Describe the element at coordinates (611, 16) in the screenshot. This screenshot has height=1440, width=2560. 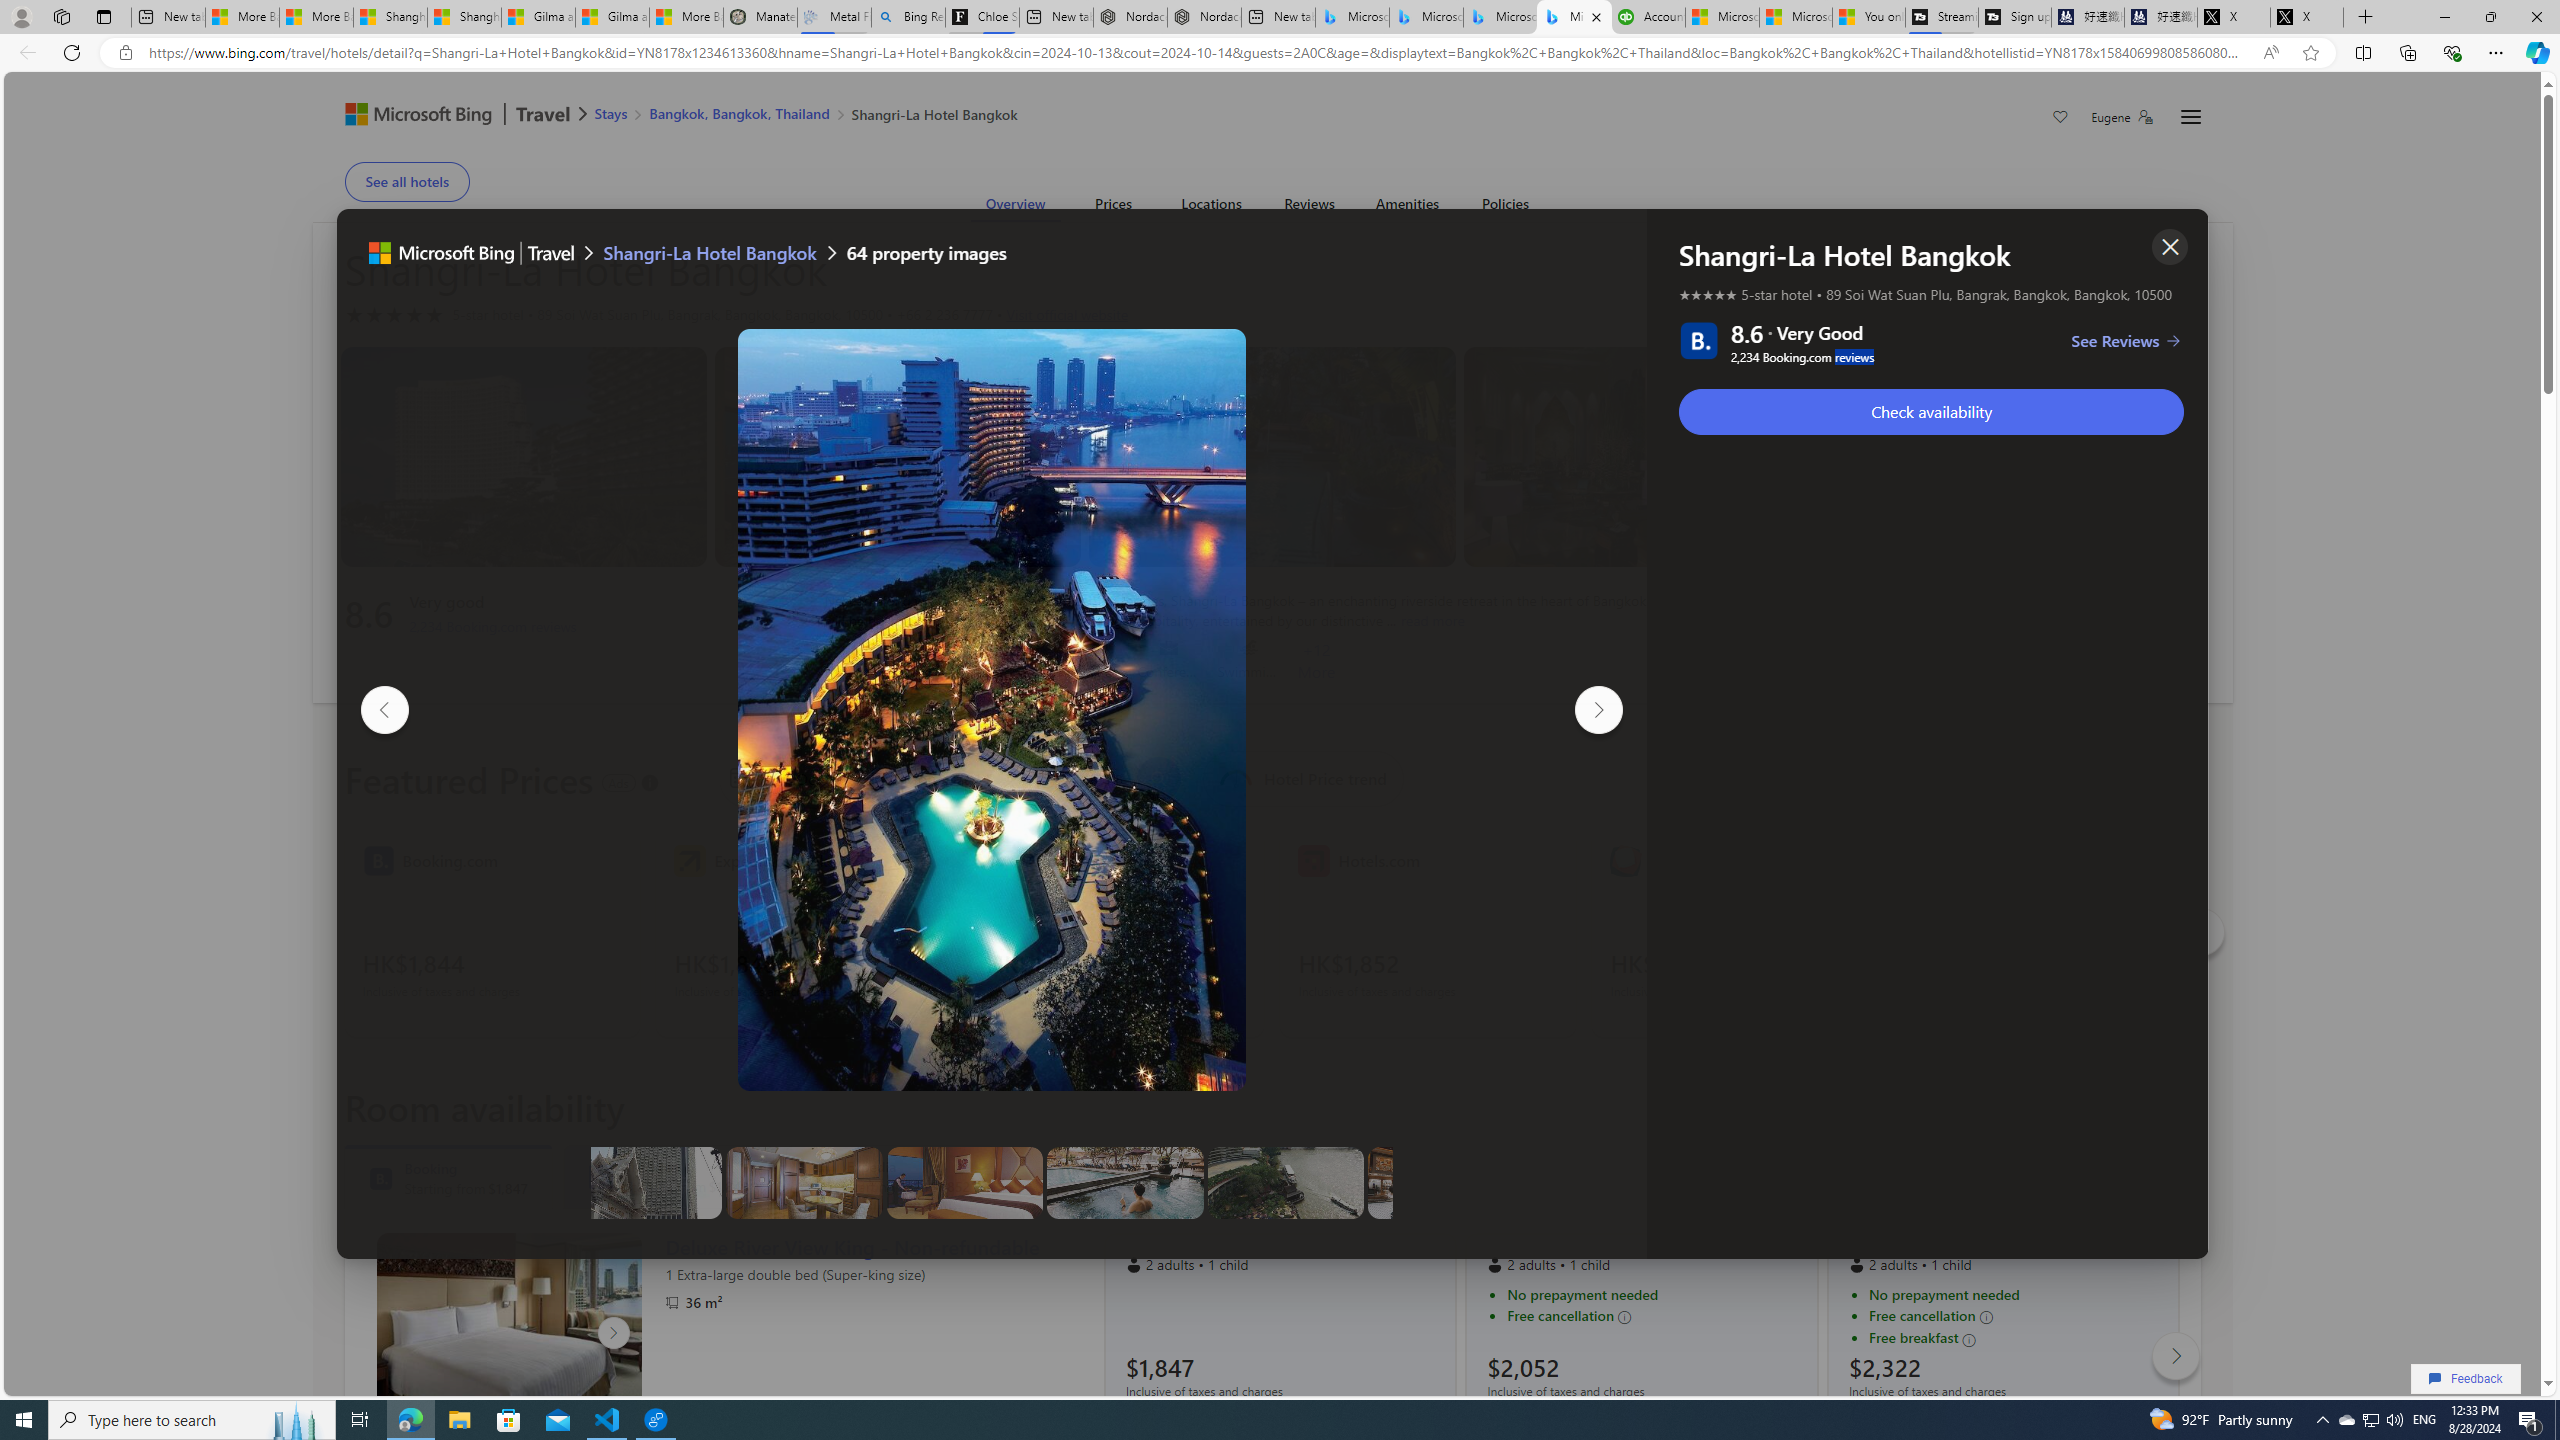
I see `'Gilma and Hector both pose tropical trouble for Hawaii'` at that location.